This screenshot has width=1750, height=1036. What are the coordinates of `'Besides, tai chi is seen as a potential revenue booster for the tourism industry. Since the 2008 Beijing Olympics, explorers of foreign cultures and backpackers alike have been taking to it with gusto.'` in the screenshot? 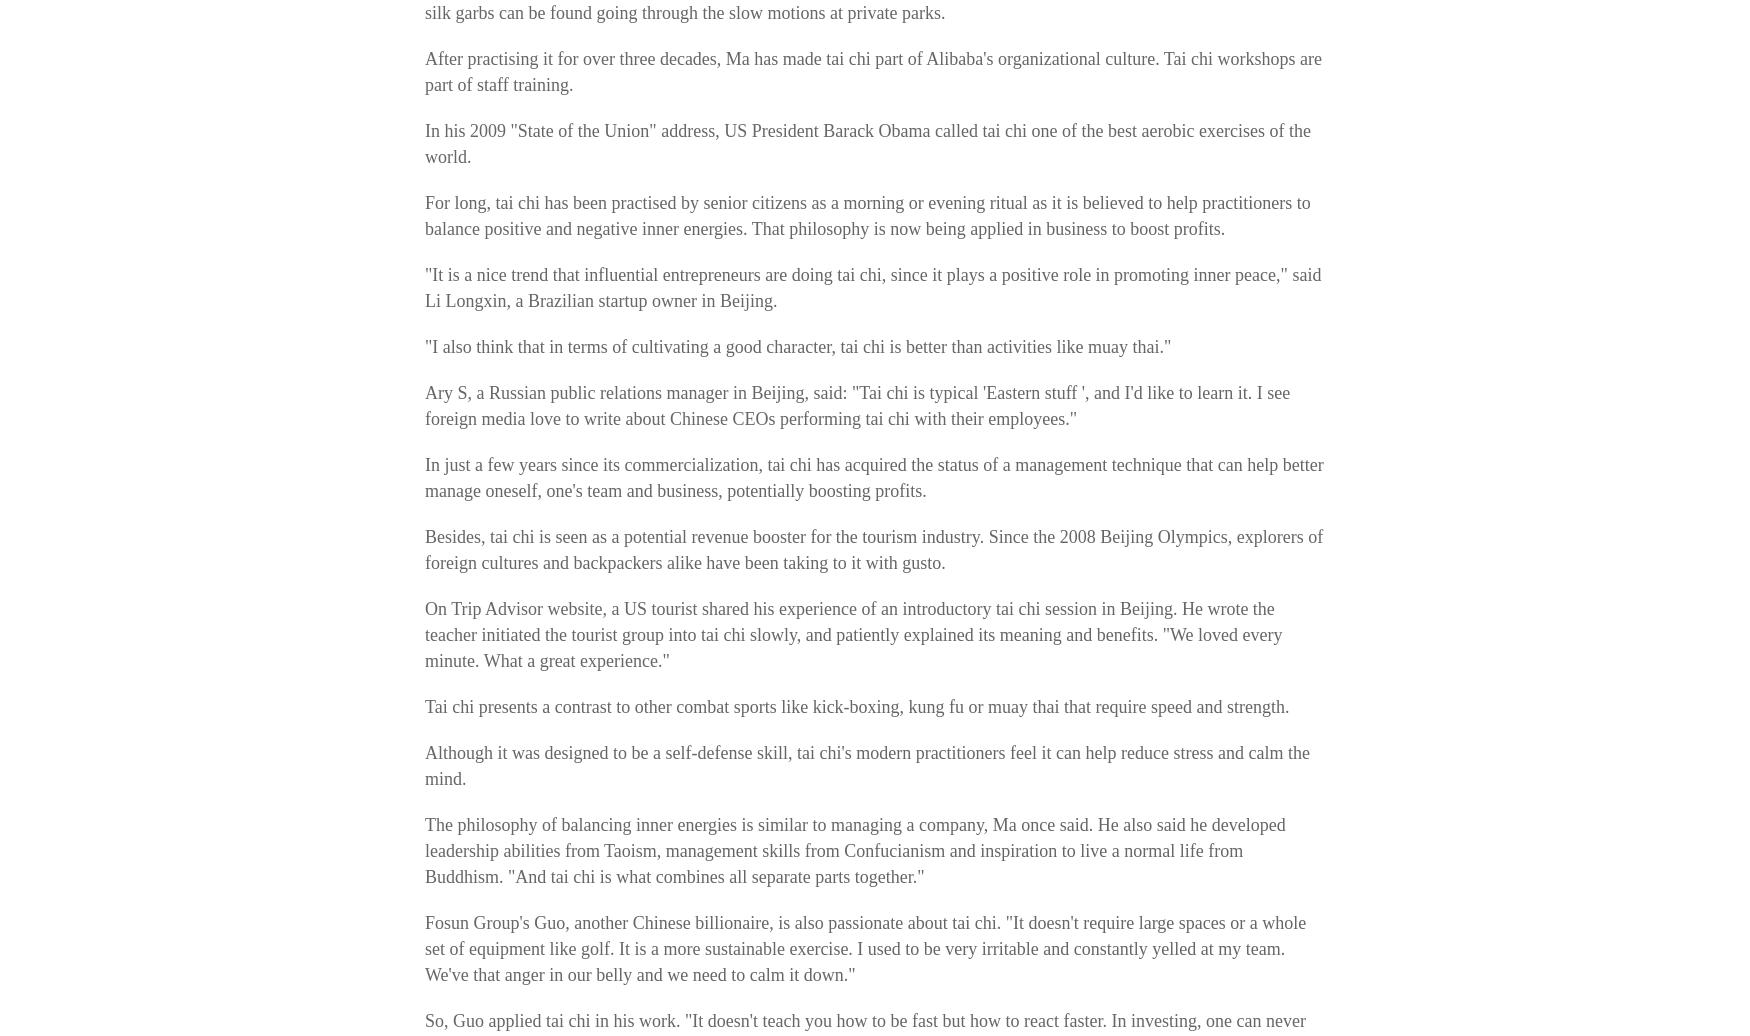 It's located at (873, 550).